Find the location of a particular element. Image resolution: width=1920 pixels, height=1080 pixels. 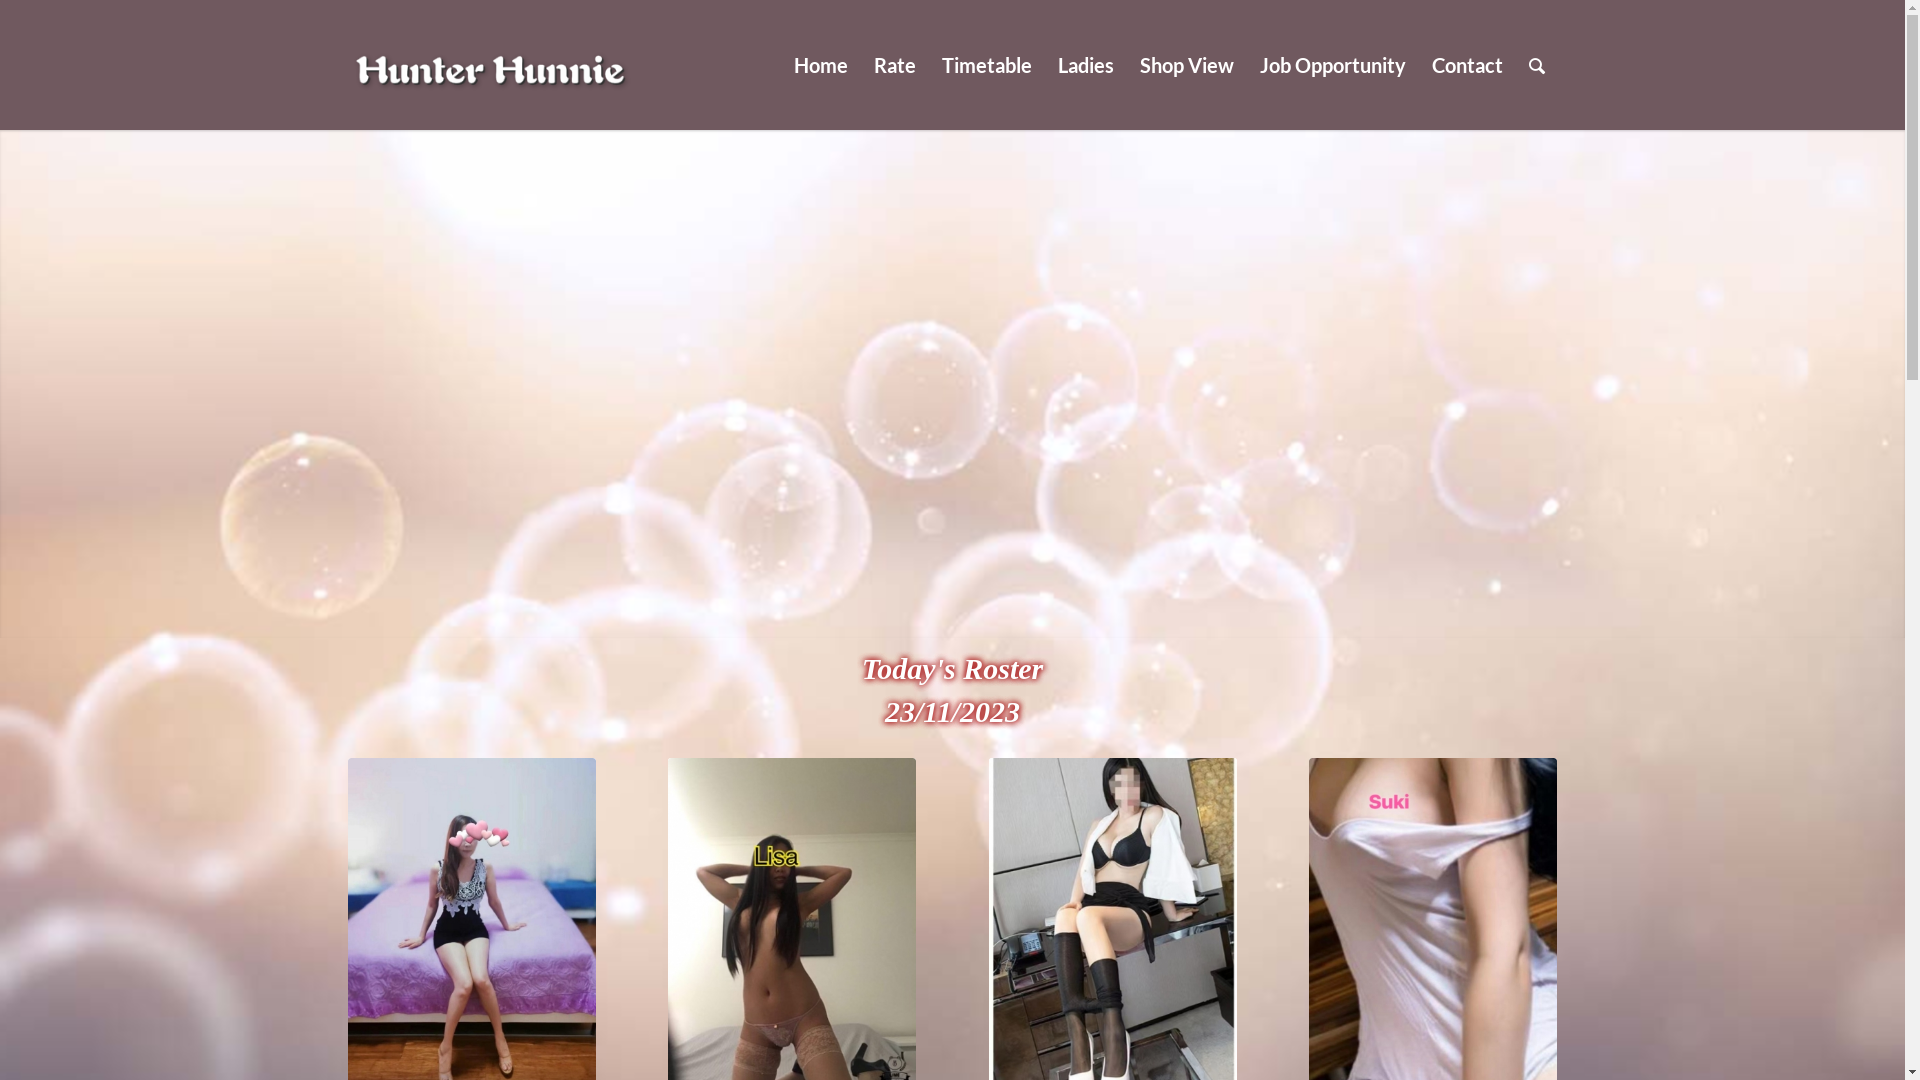

'Ladies' is located at coordinates (1042, 64).